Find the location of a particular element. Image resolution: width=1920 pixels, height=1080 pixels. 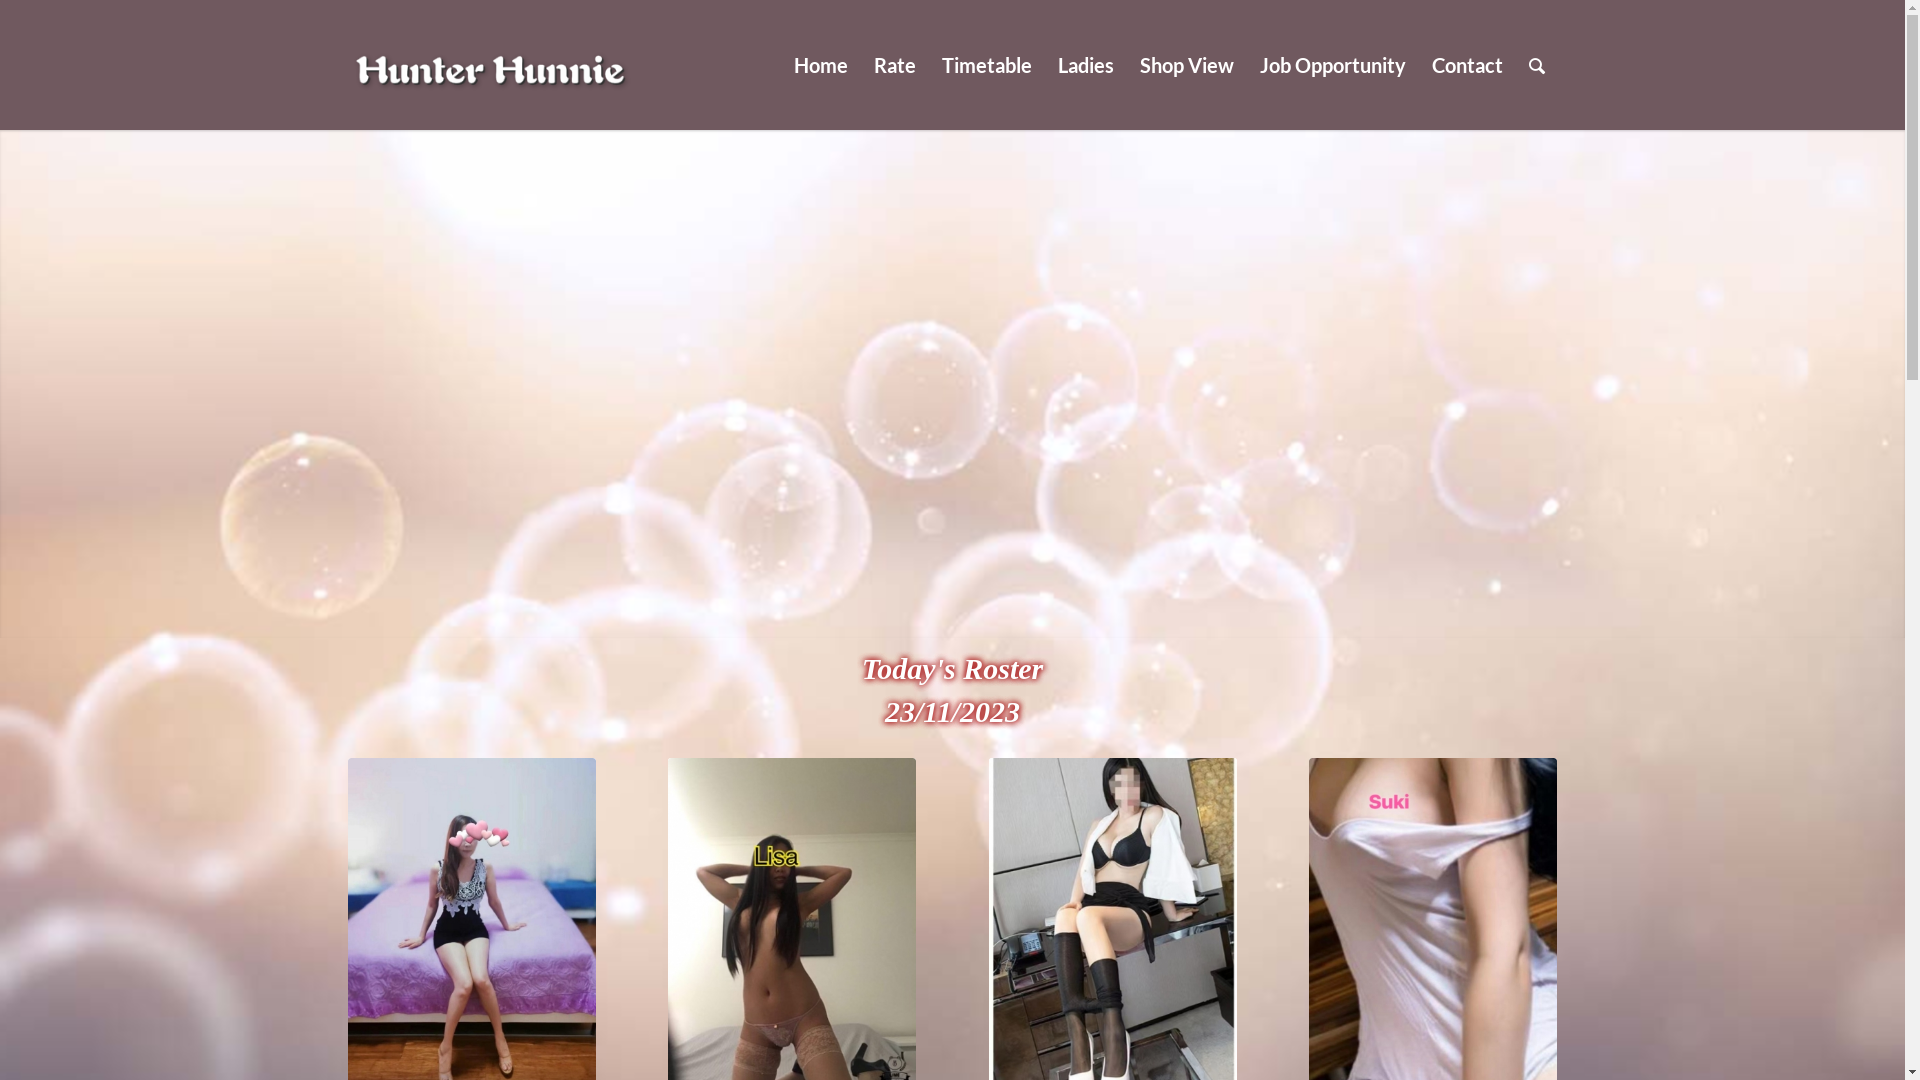

'Ladies' is located at coordinates (1042, 64).